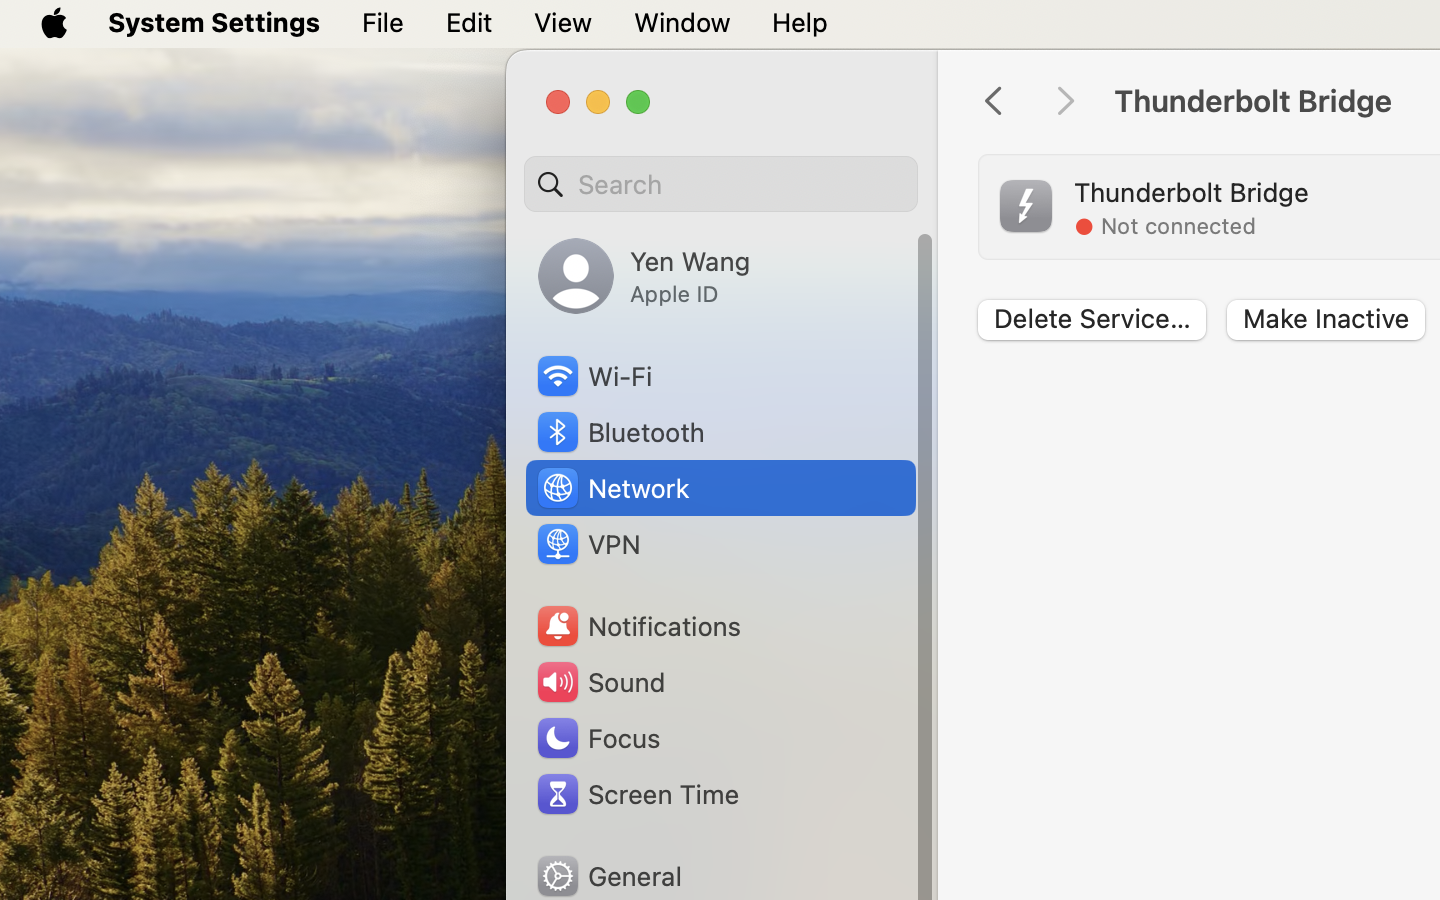 This screenshot has width=1440, height=900. Describe the element at coordinates (606, 875) in the screenshot. I see `'General'` at that location.